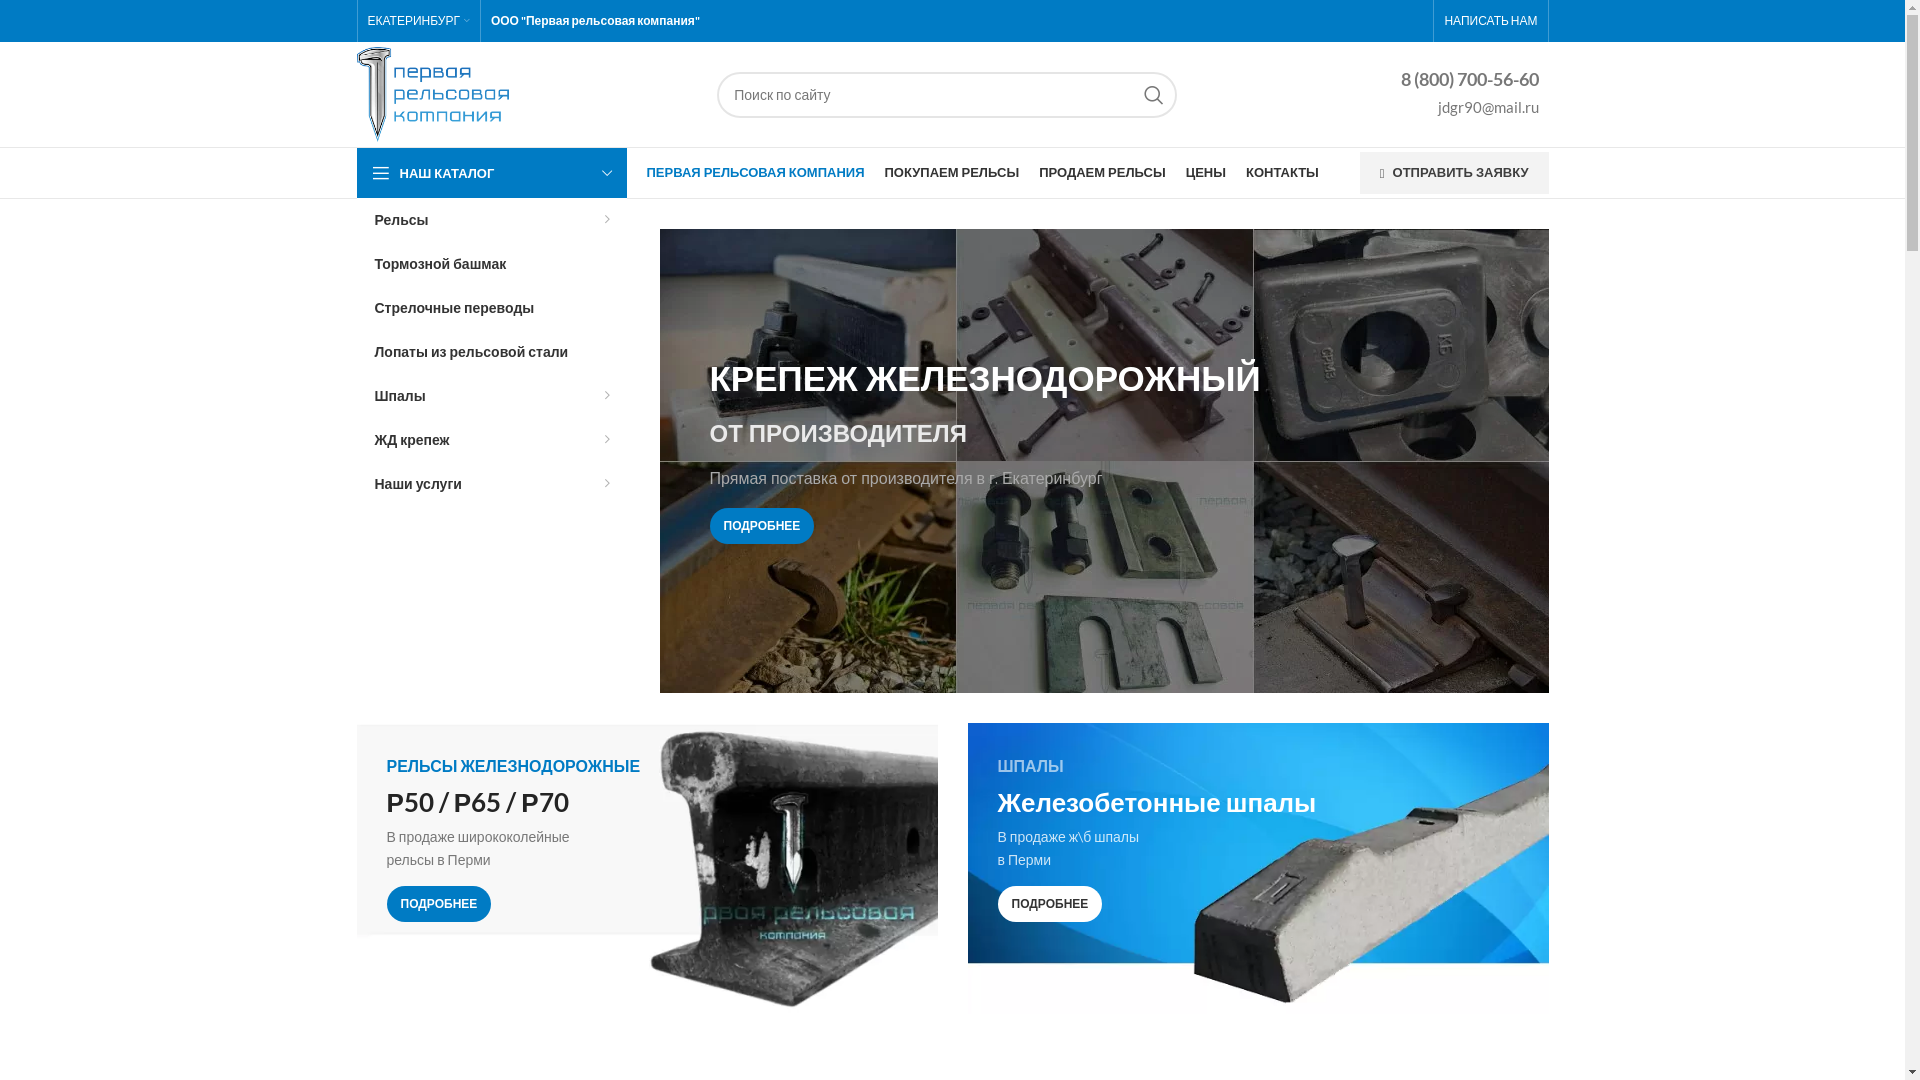 This screenshot has height=1080, width=1920. I want to click on '8 (800) 700-56-60', so click(1468, 83).